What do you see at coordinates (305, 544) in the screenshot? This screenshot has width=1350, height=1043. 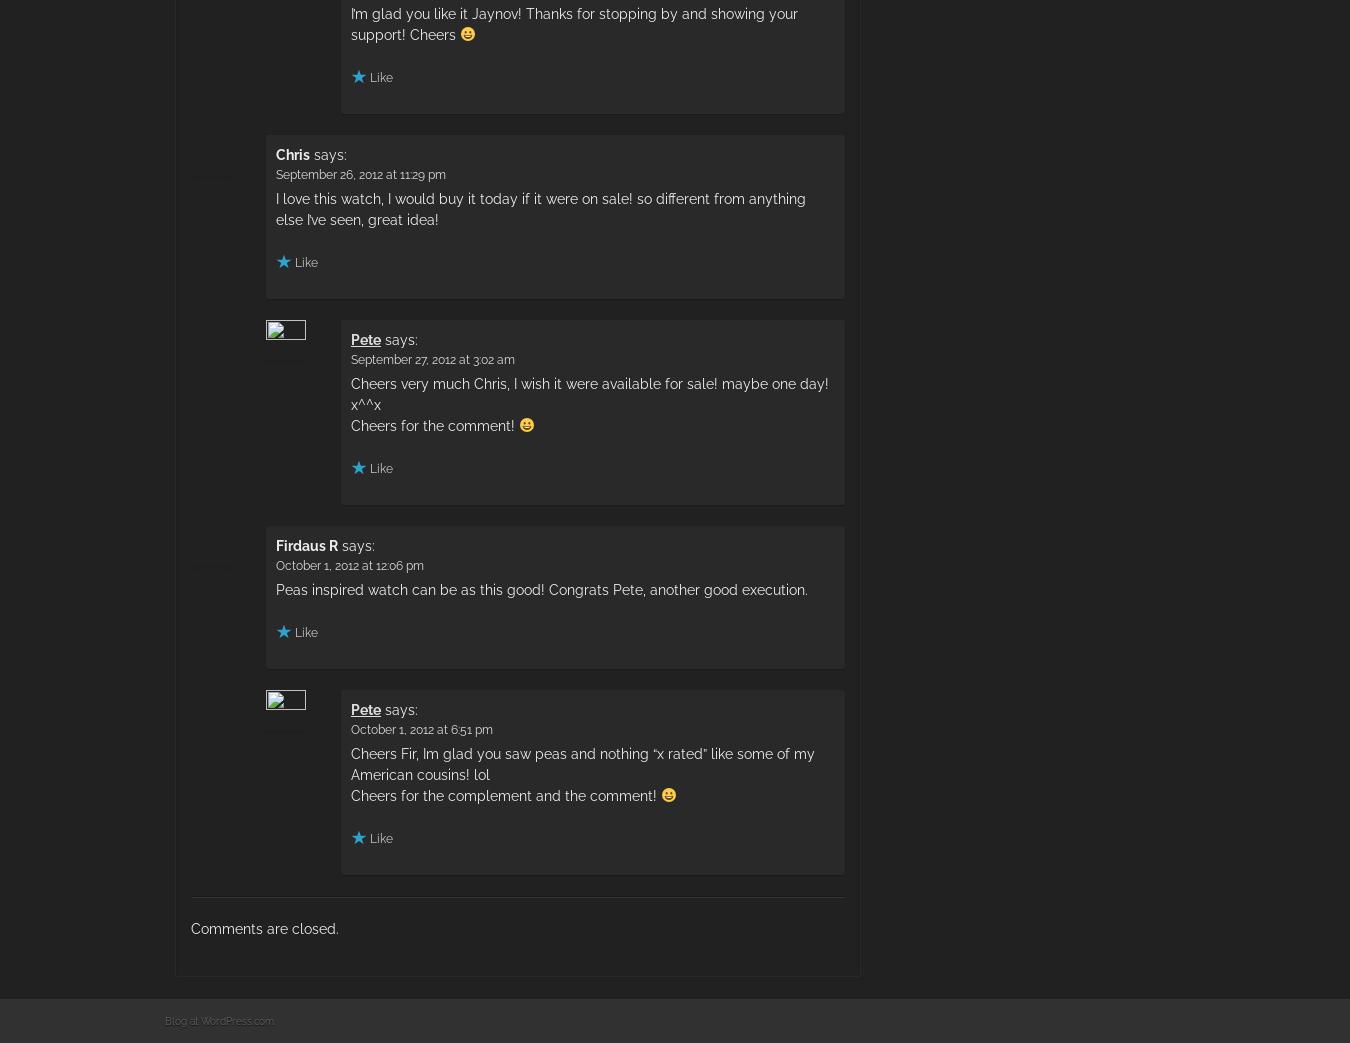 I see `'Firdaus R'` at bounding box center [305, 544].